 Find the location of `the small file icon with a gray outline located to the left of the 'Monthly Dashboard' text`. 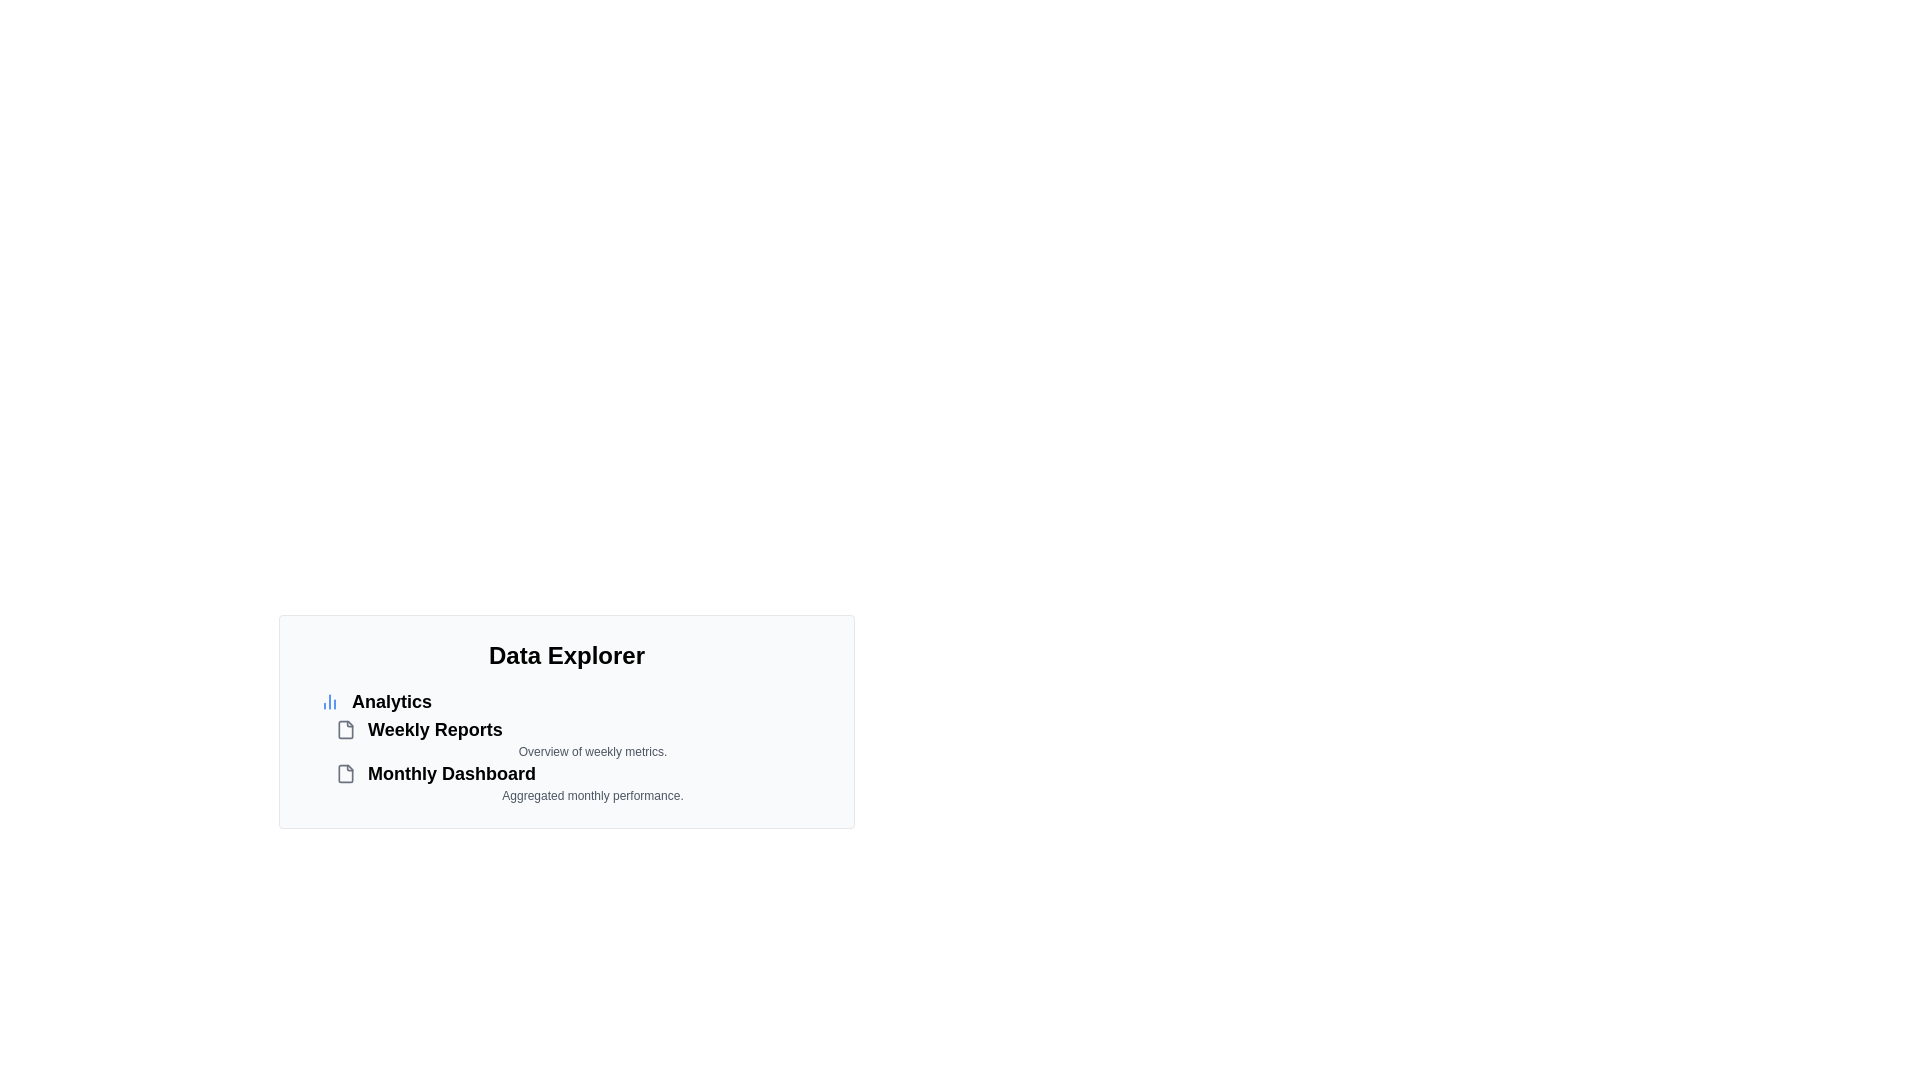

the small file icon with a gray outline located to the left of the 'Monthly Dashboard' text is located at coordinates (345, 773).